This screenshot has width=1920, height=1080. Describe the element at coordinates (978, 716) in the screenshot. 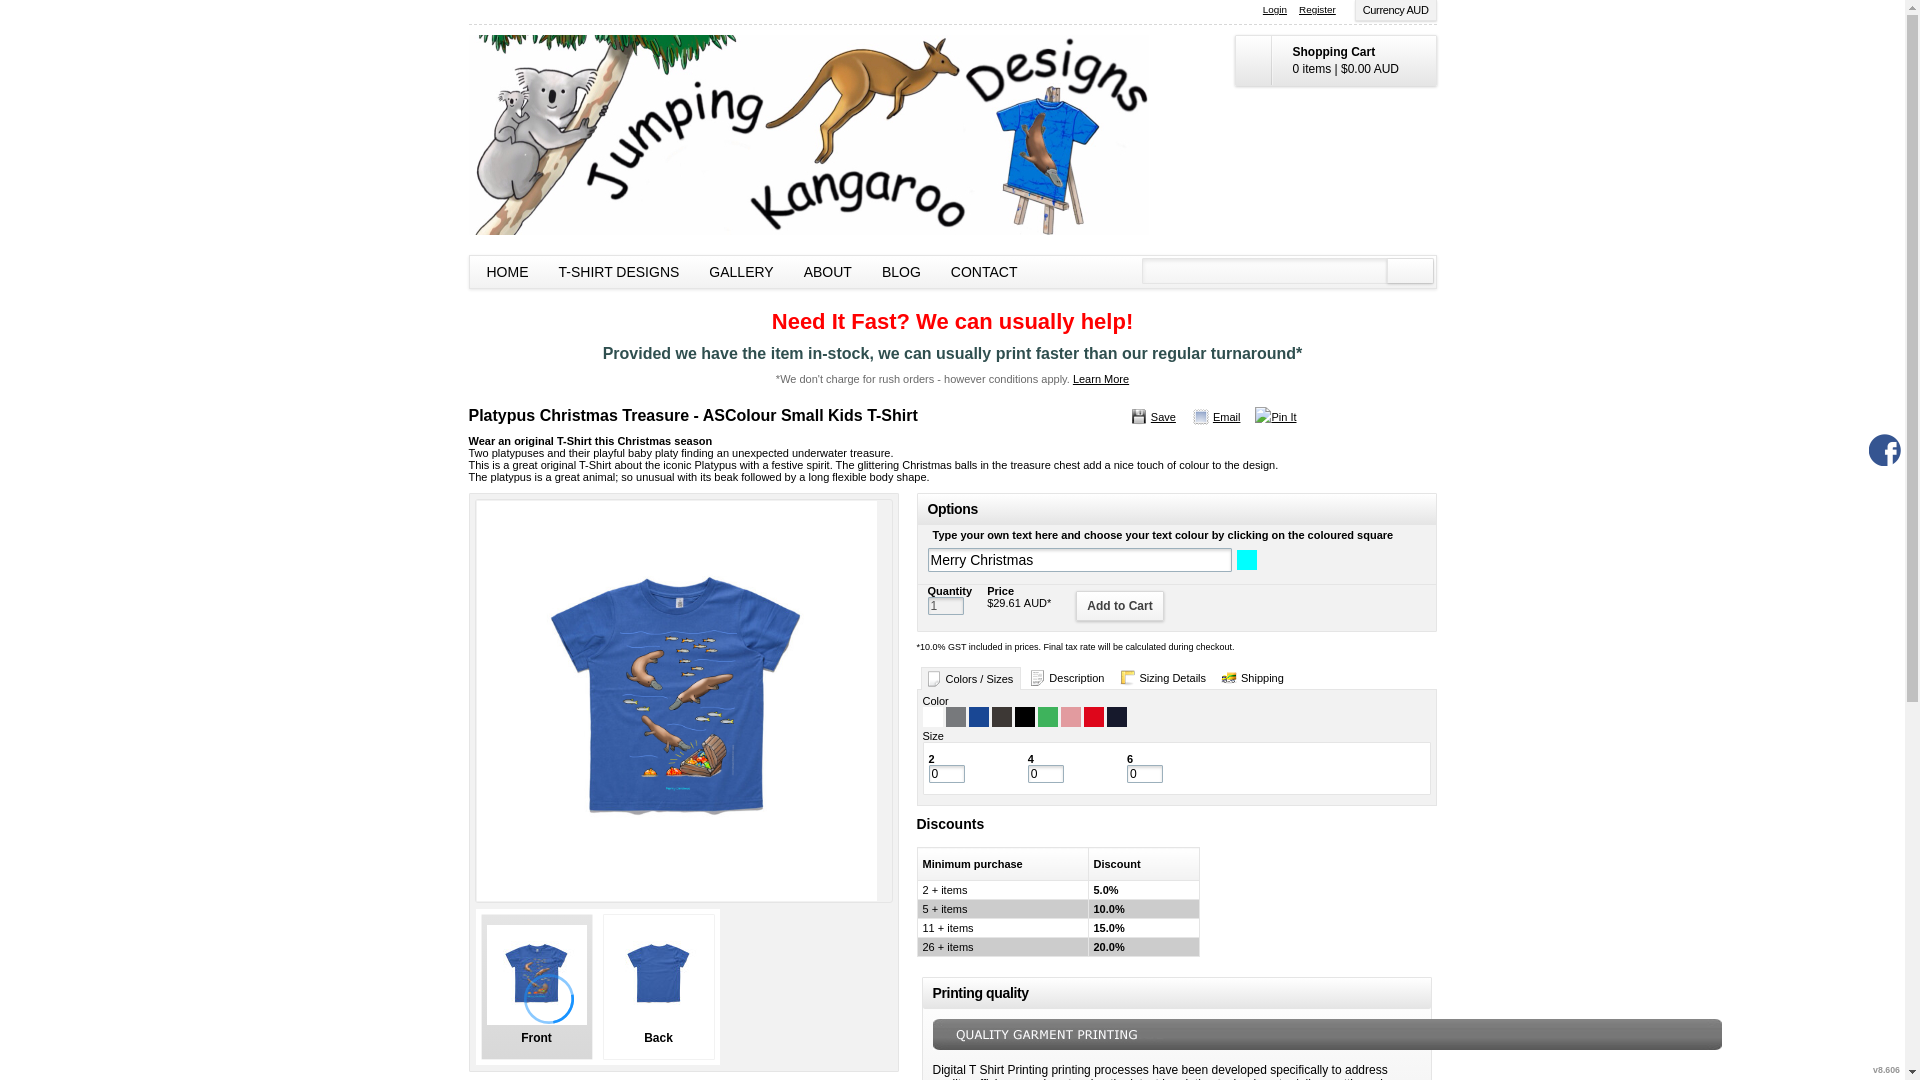

I see `'Bright Royal'` at that location.